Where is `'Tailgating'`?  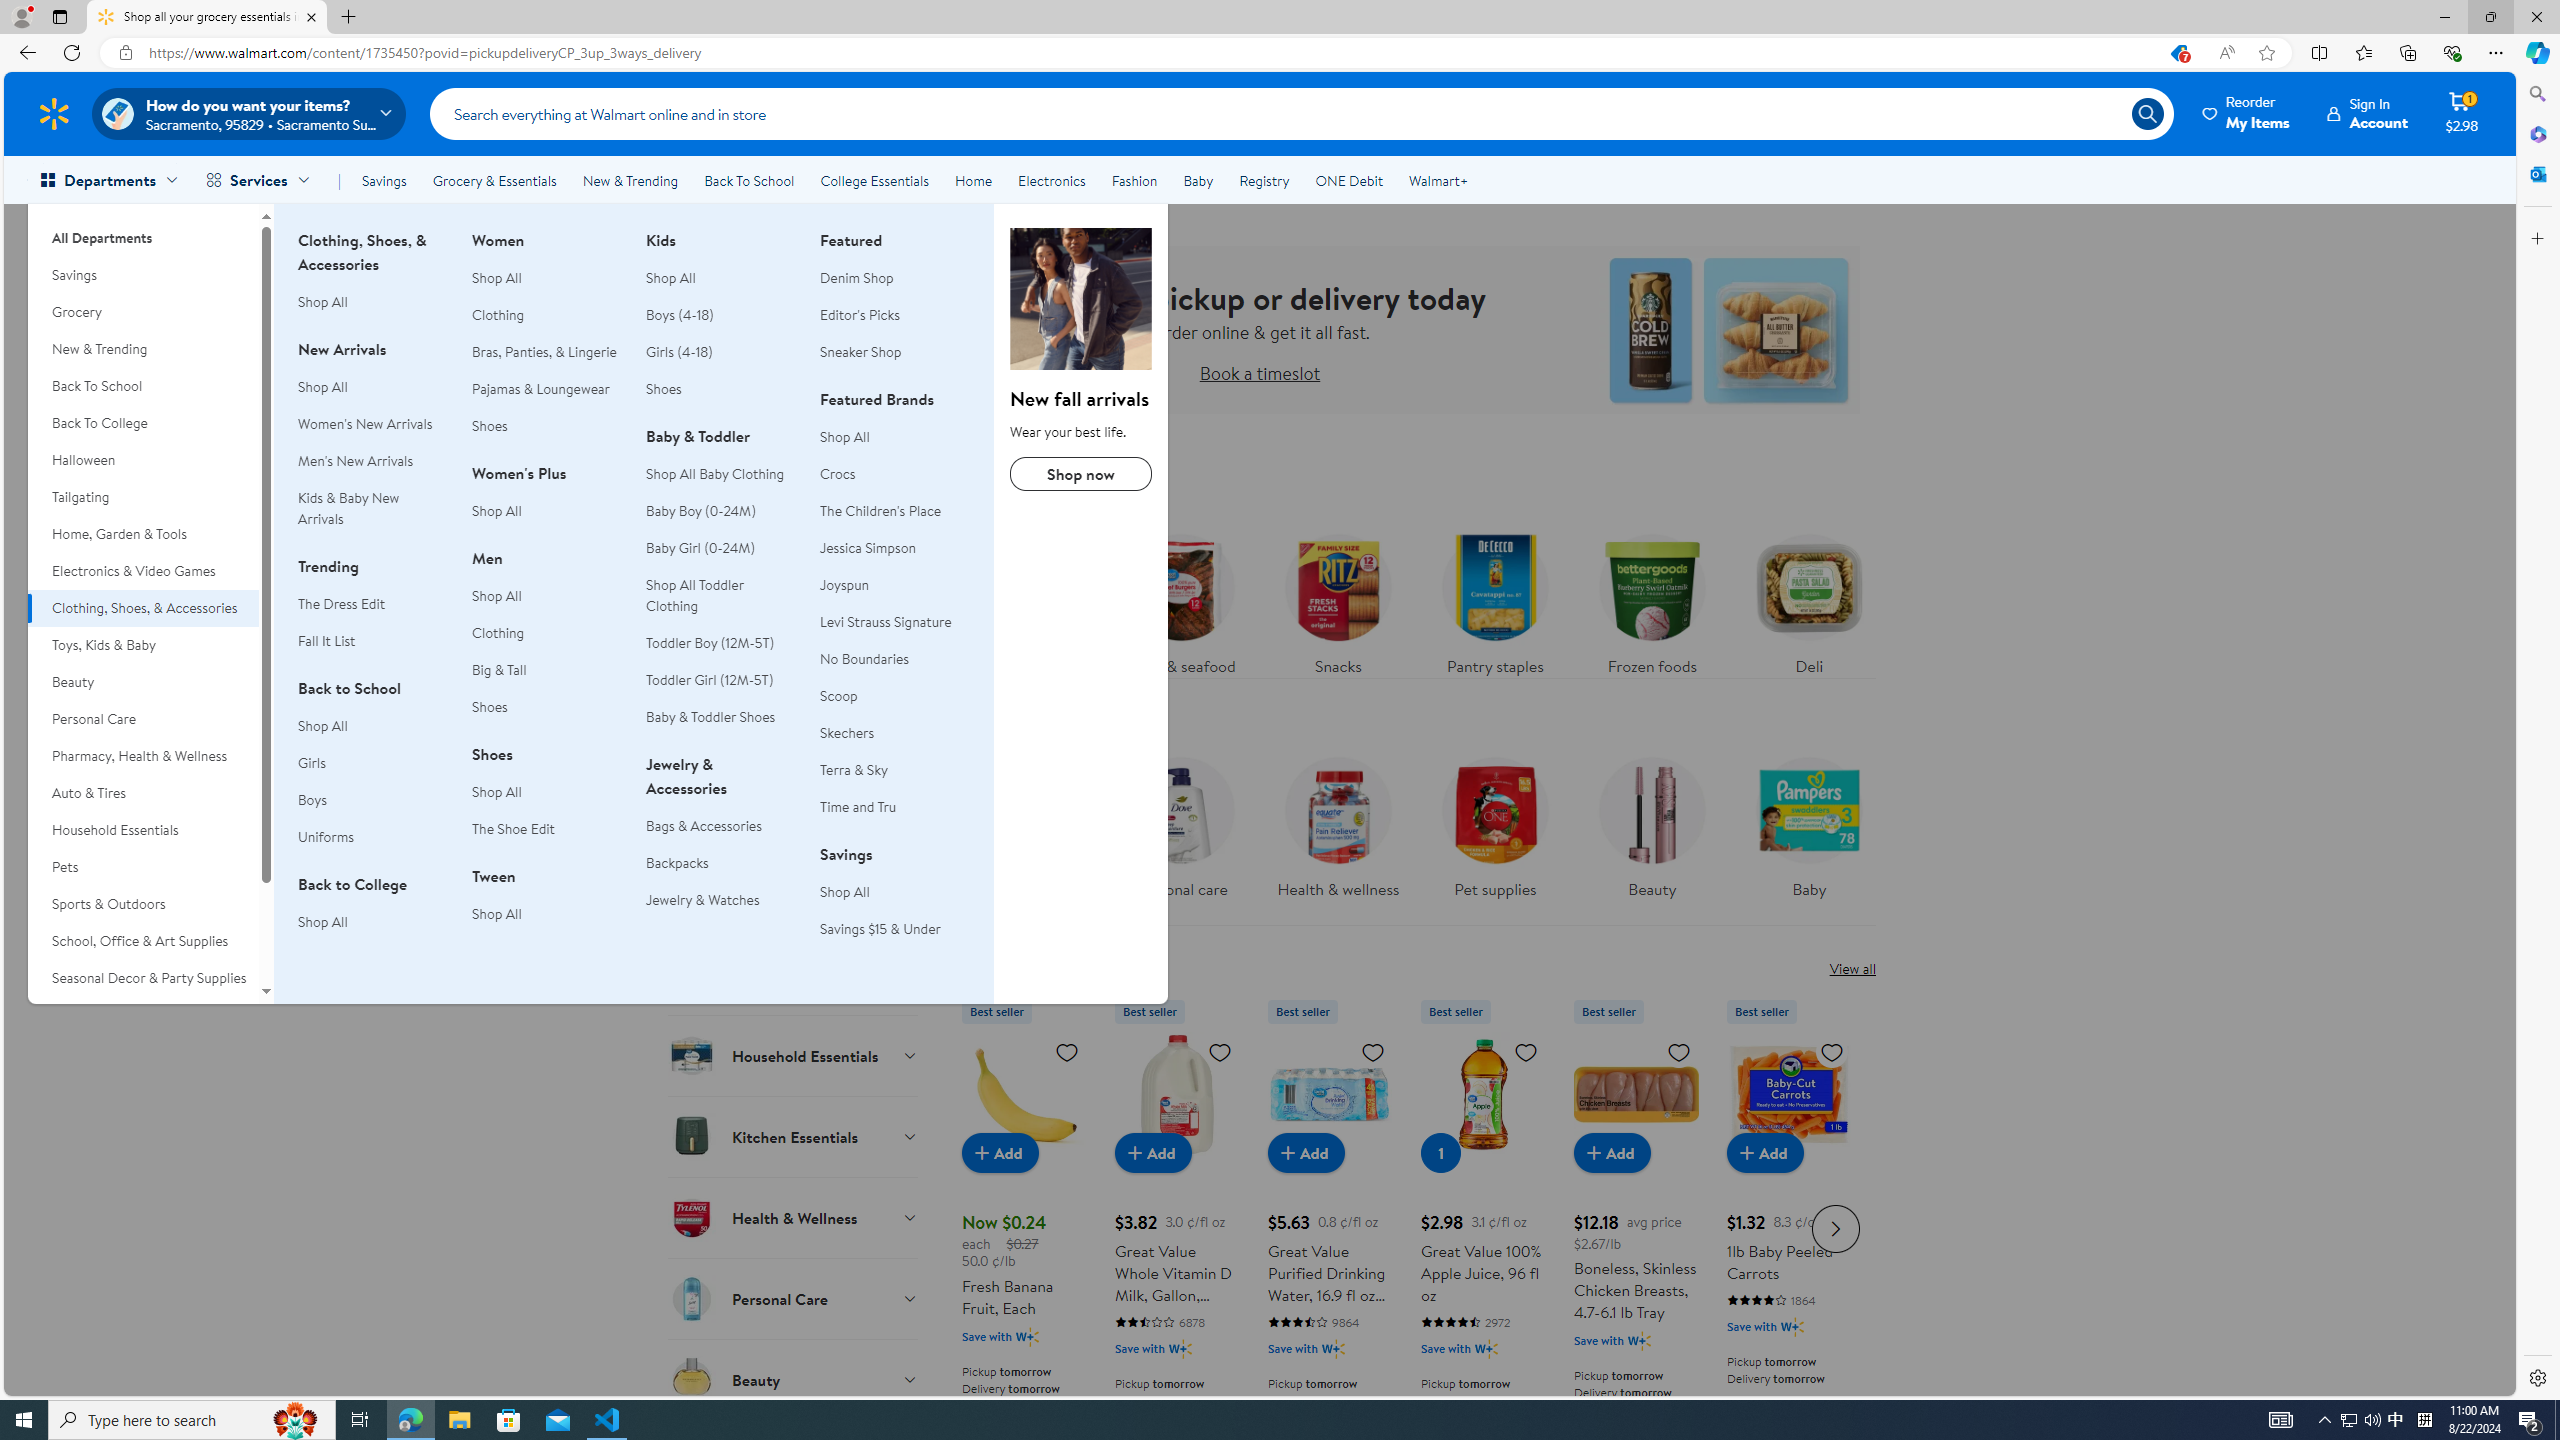
'Tailgating' is located at coordinates (142, 497).